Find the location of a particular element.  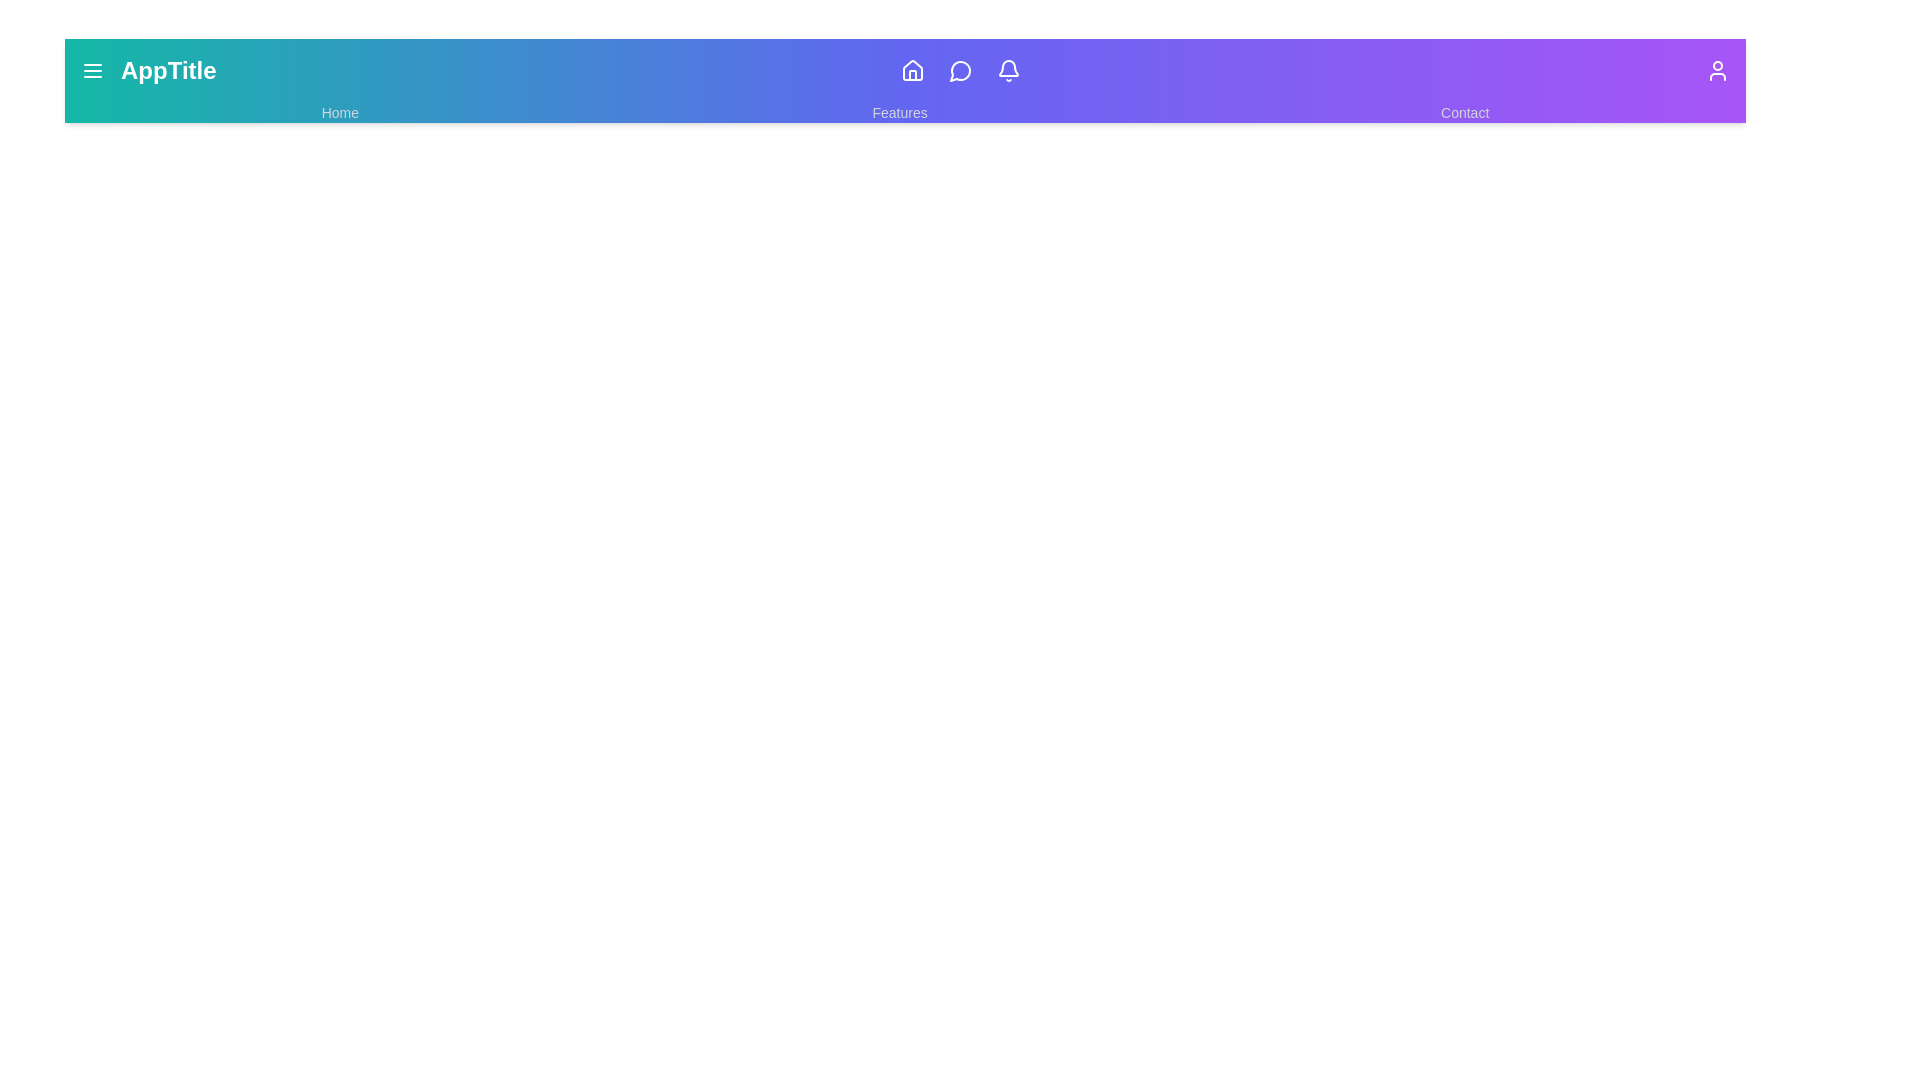

the menu icon to open the navigation menu is located at coordinates (91, 69).